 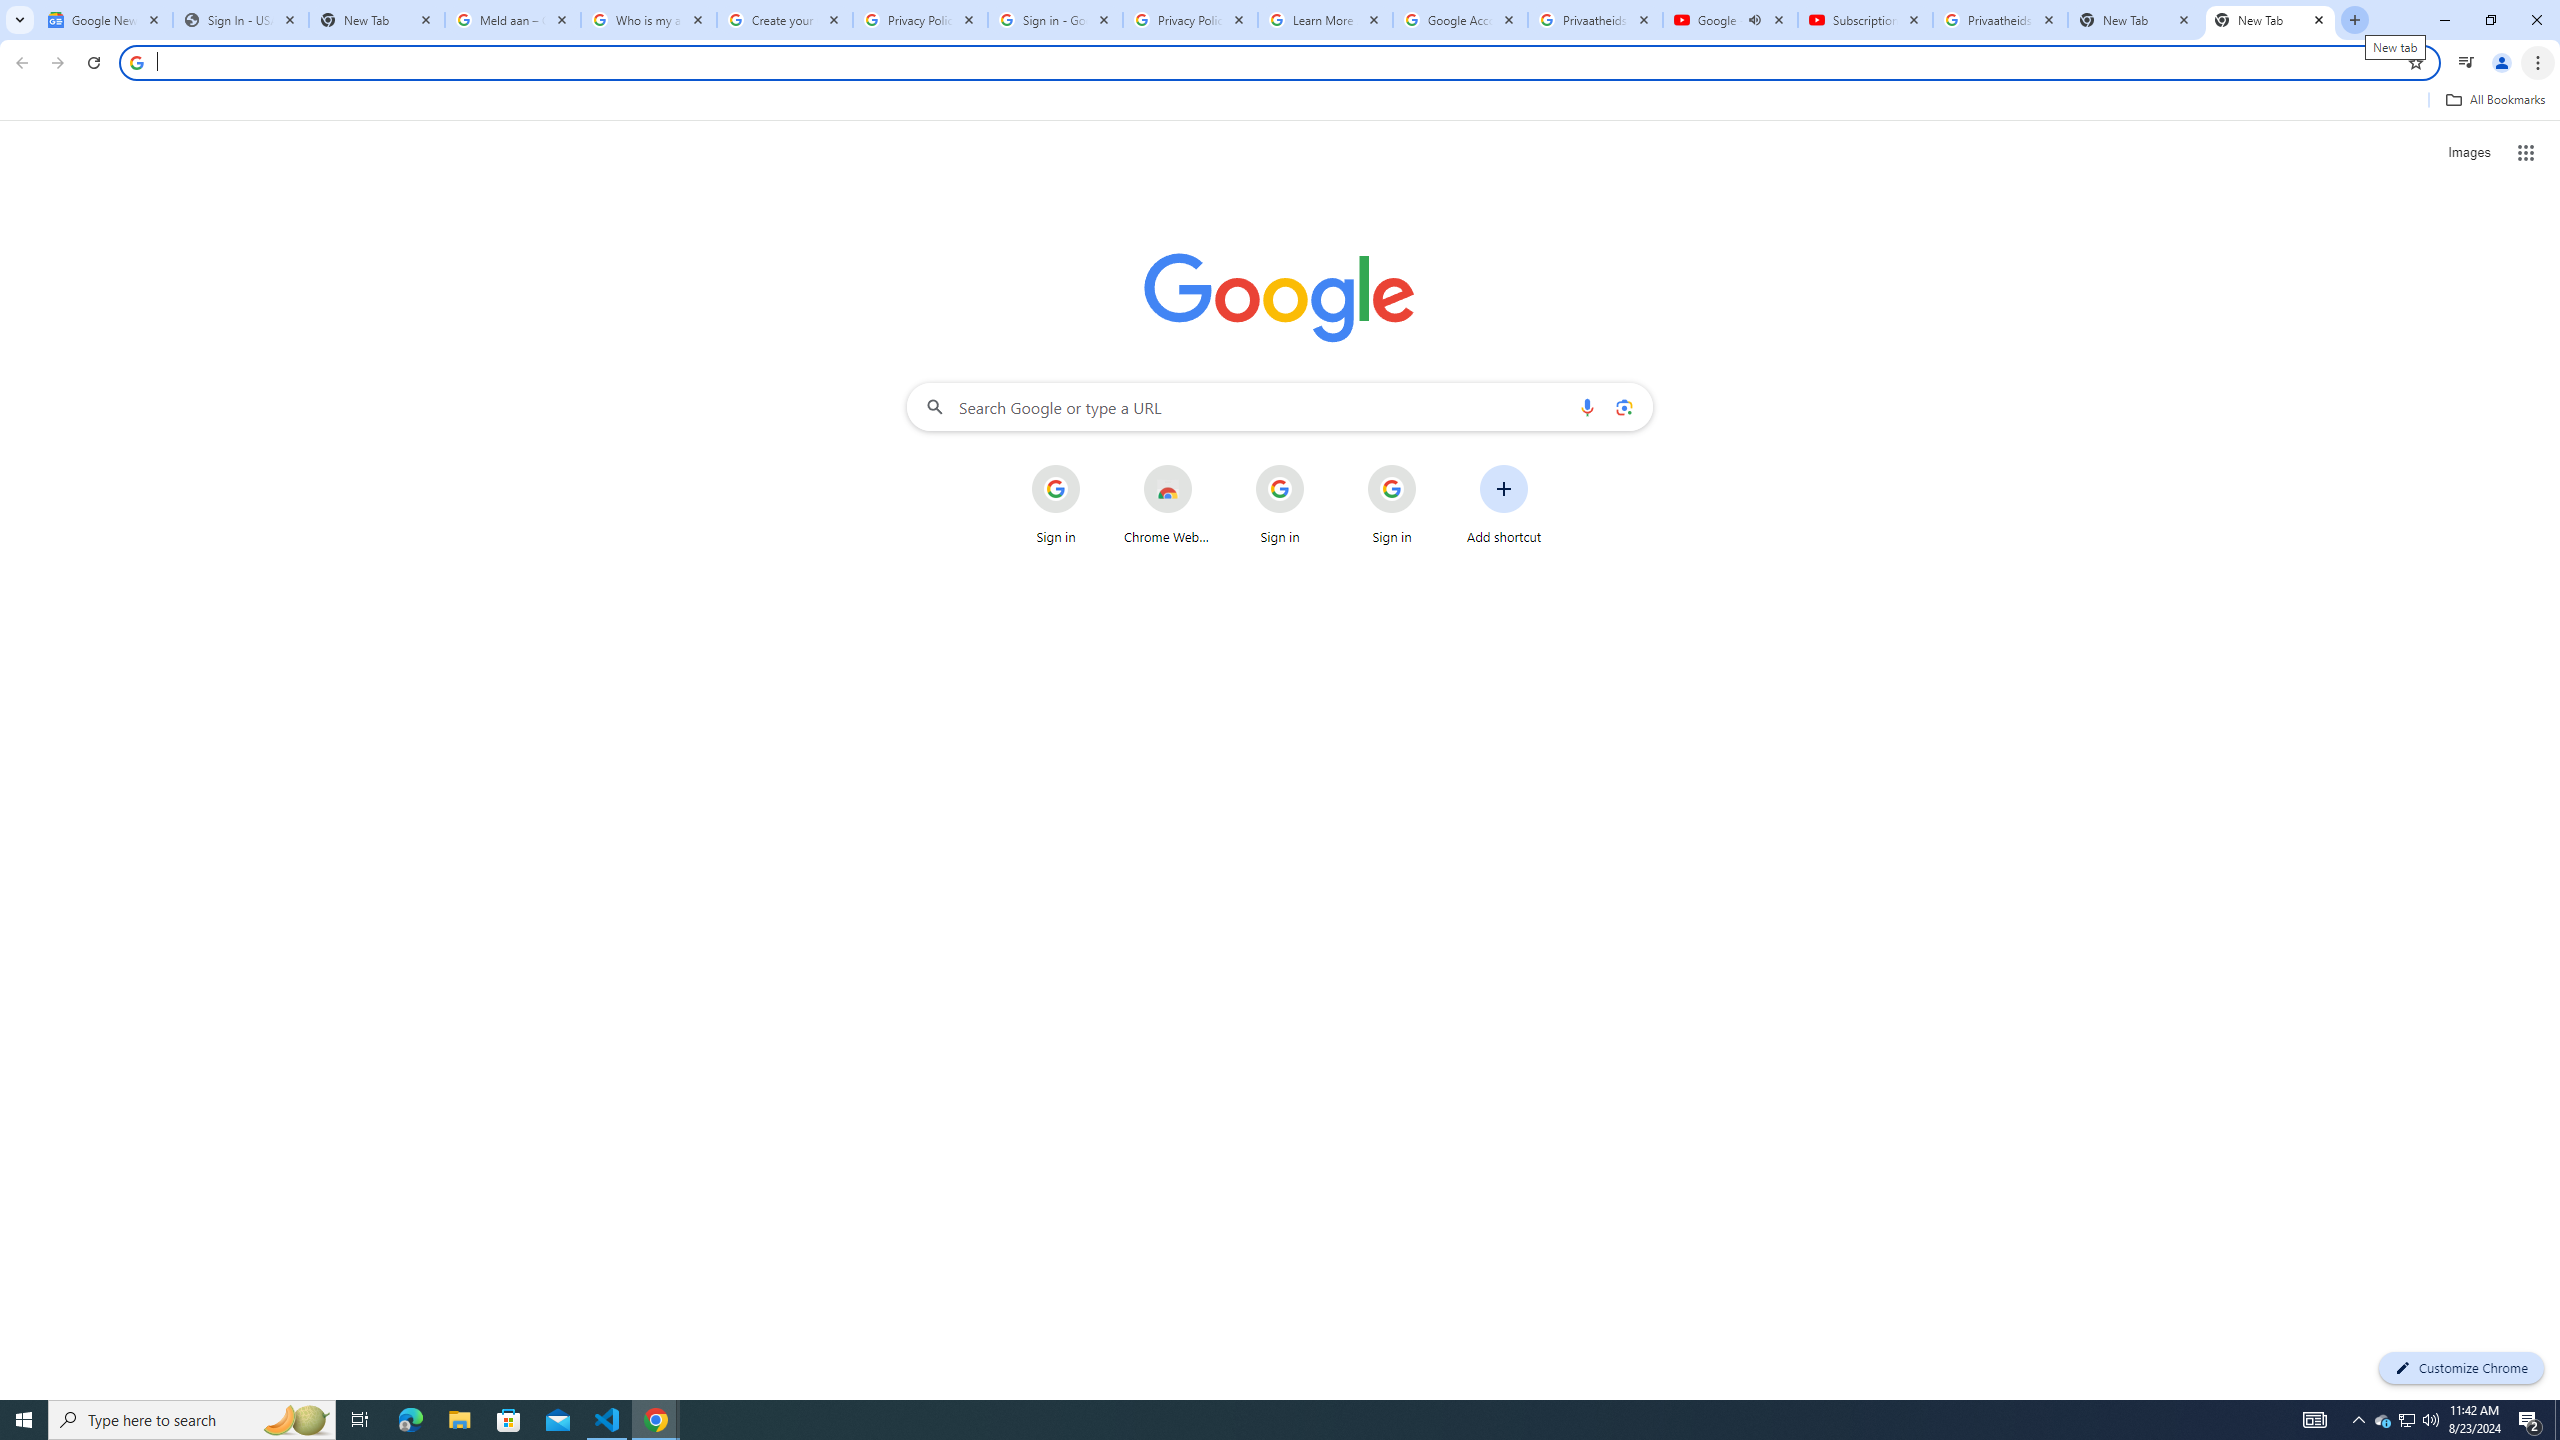 I want to click on 'Sign in - Google Accounts', so click(x=1053, y=19).